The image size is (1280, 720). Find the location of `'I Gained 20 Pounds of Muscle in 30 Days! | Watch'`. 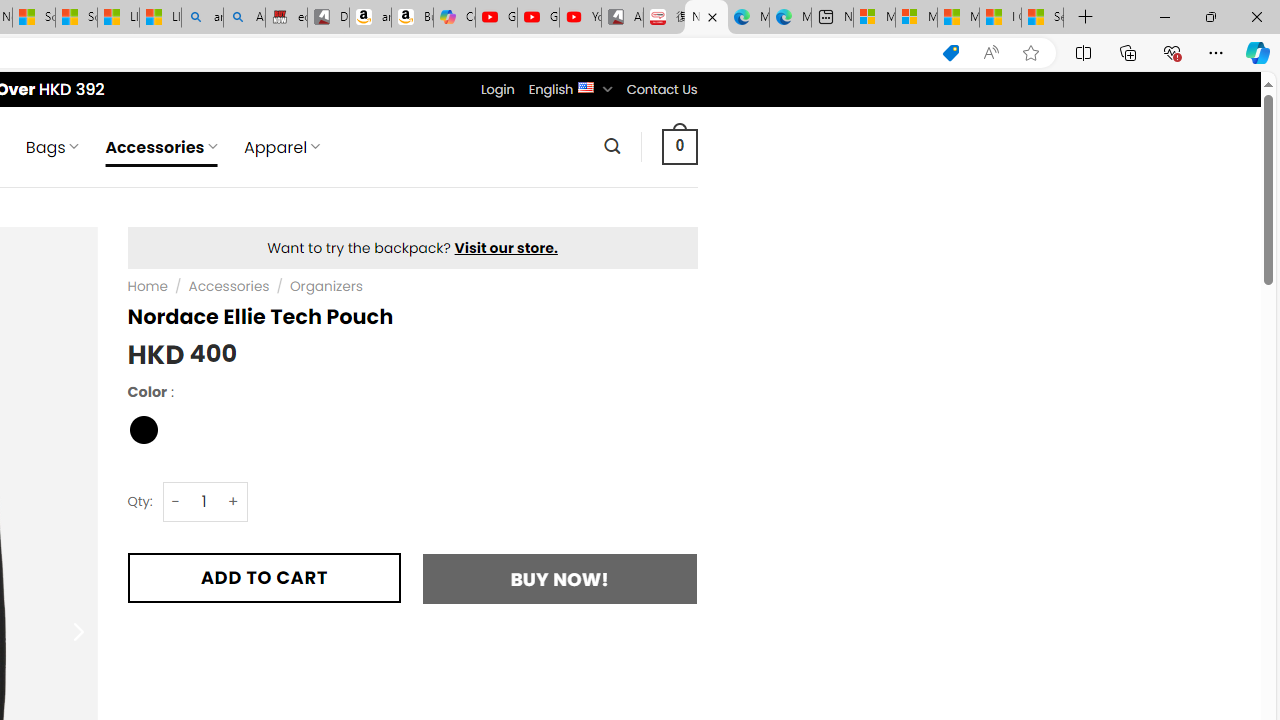

'I Gained 20 Pounds of Muscle in 30 Days! | Watch' is located at coordinates (1000, 17).